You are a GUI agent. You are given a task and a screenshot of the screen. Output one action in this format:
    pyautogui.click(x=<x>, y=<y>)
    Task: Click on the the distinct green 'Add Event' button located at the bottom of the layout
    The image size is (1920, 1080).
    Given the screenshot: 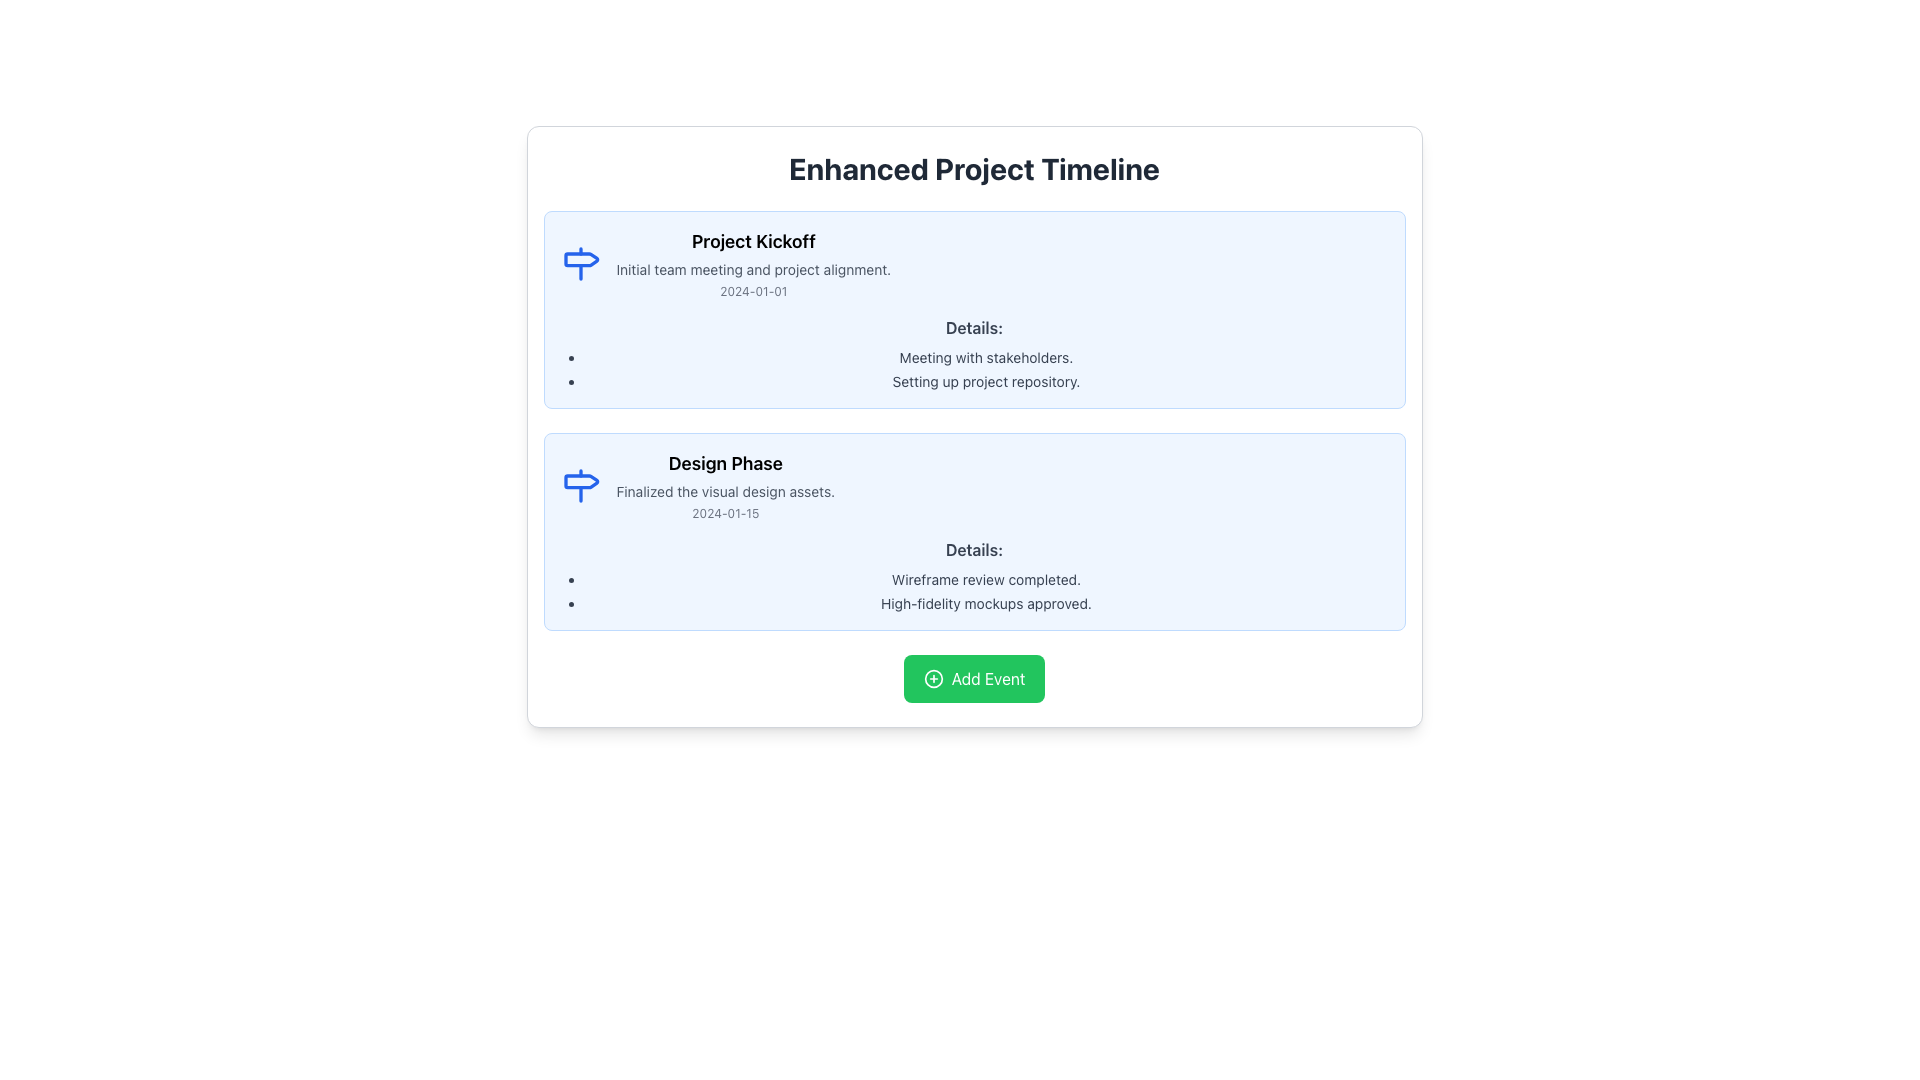 What is the action you would take?
    pyautogui.click(x=974, y=677)
    